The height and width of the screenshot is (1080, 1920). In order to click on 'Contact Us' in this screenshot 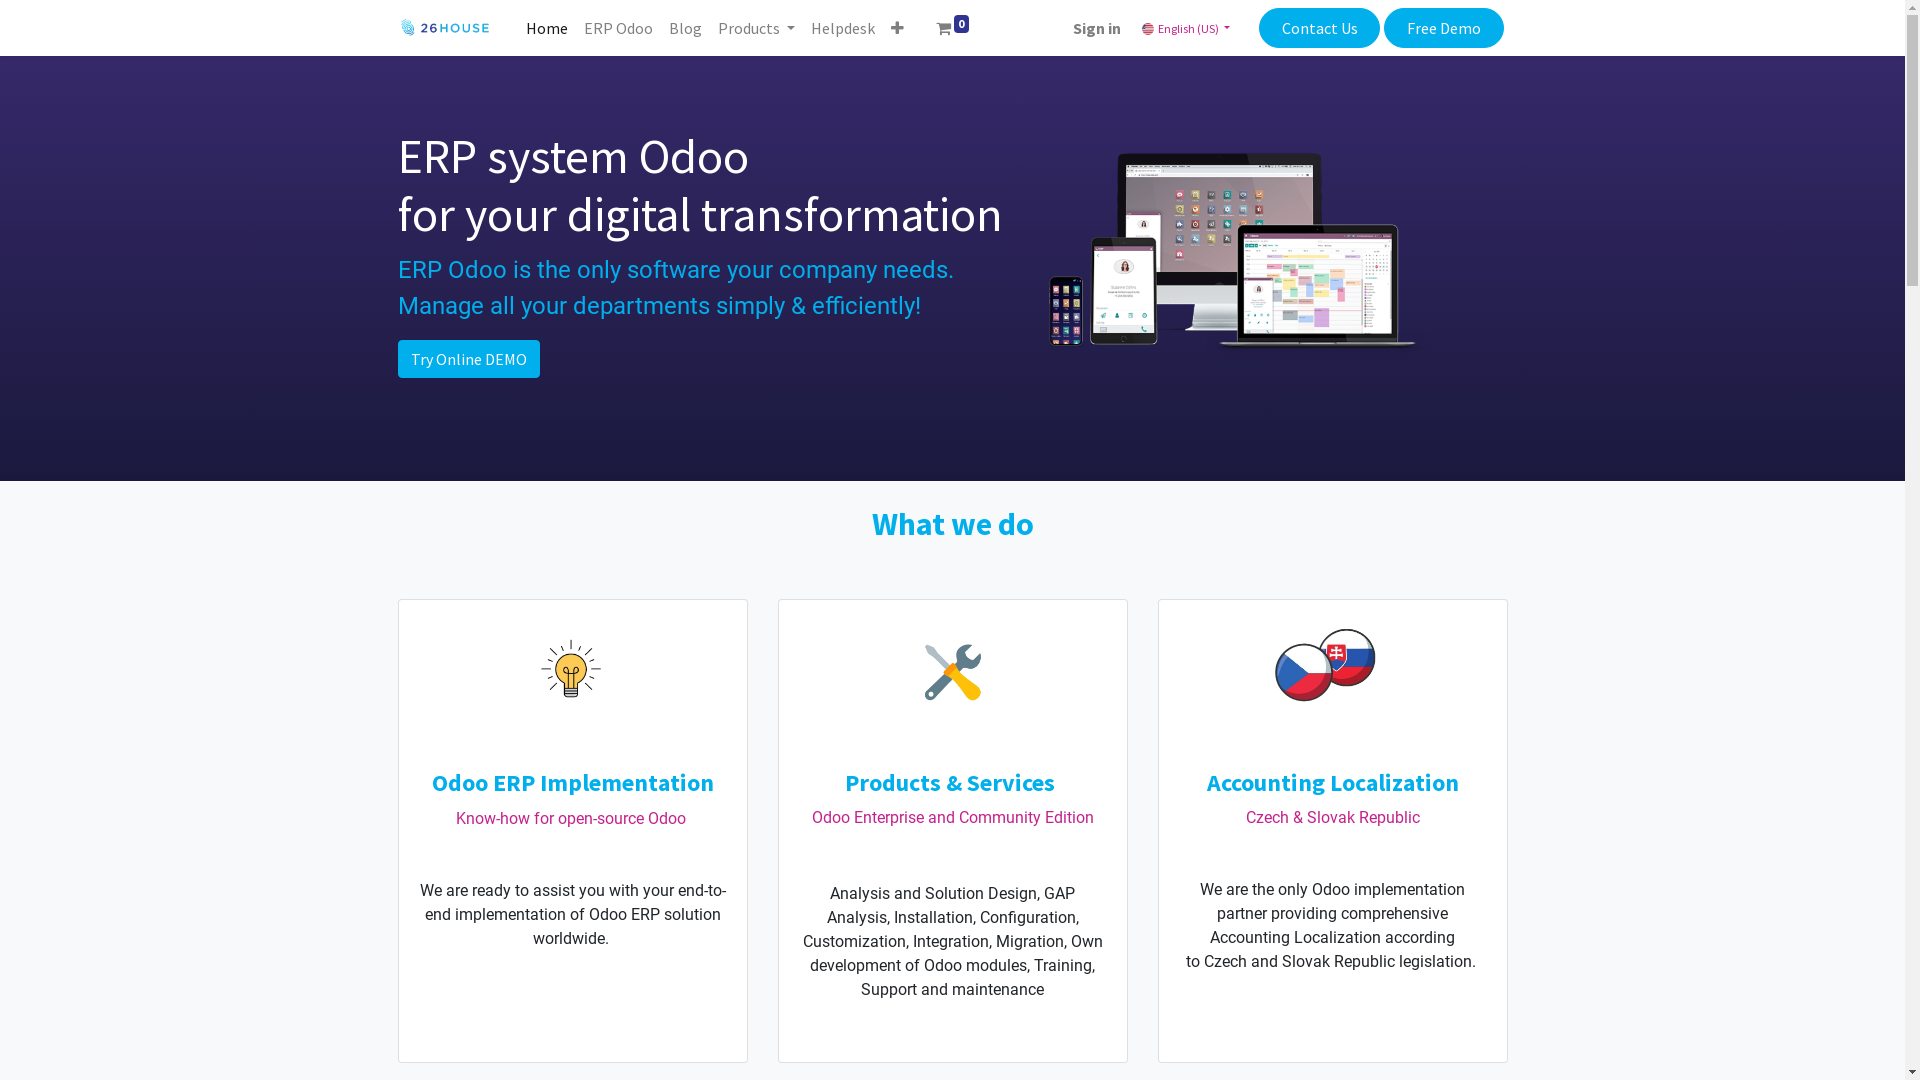, I will do `click(1319, 27)`.